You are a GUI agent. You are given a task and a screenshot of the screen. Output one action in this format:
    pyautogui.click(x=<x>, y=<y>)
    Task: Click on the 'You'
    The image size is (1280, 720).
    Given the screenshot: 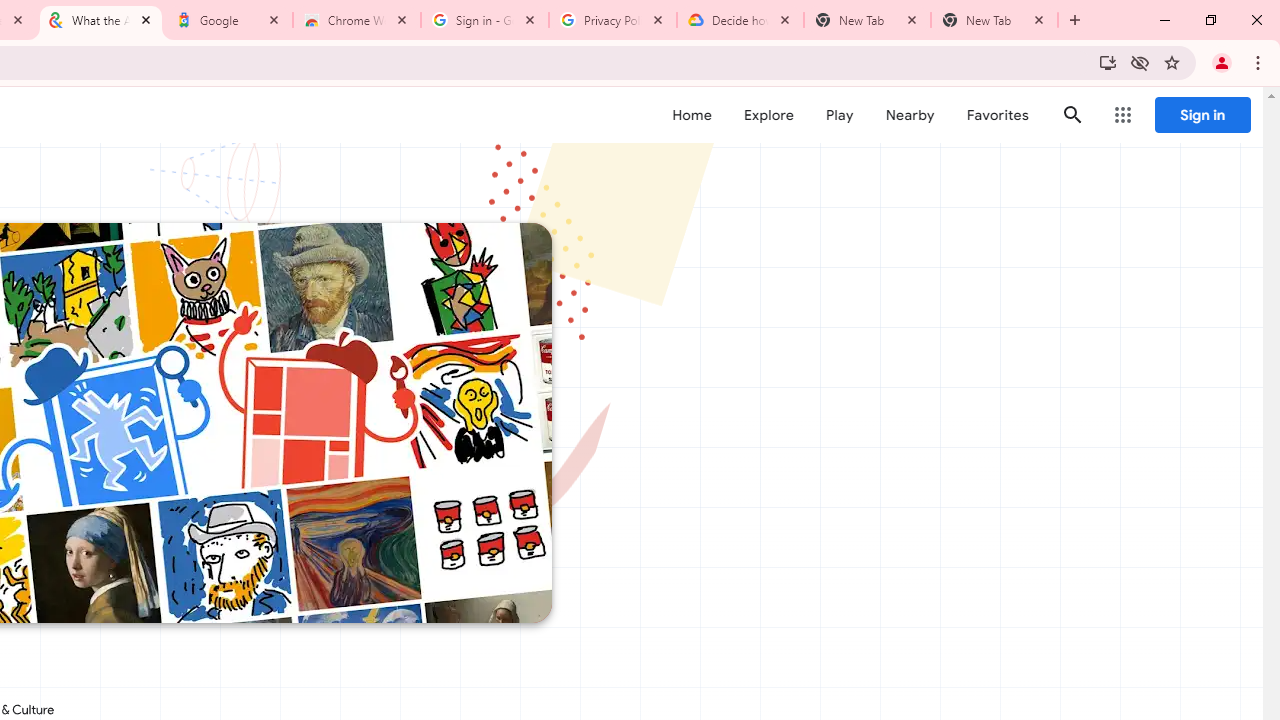 What is the action you would take?
    pyautogui.click(x=1220, y=61)
    